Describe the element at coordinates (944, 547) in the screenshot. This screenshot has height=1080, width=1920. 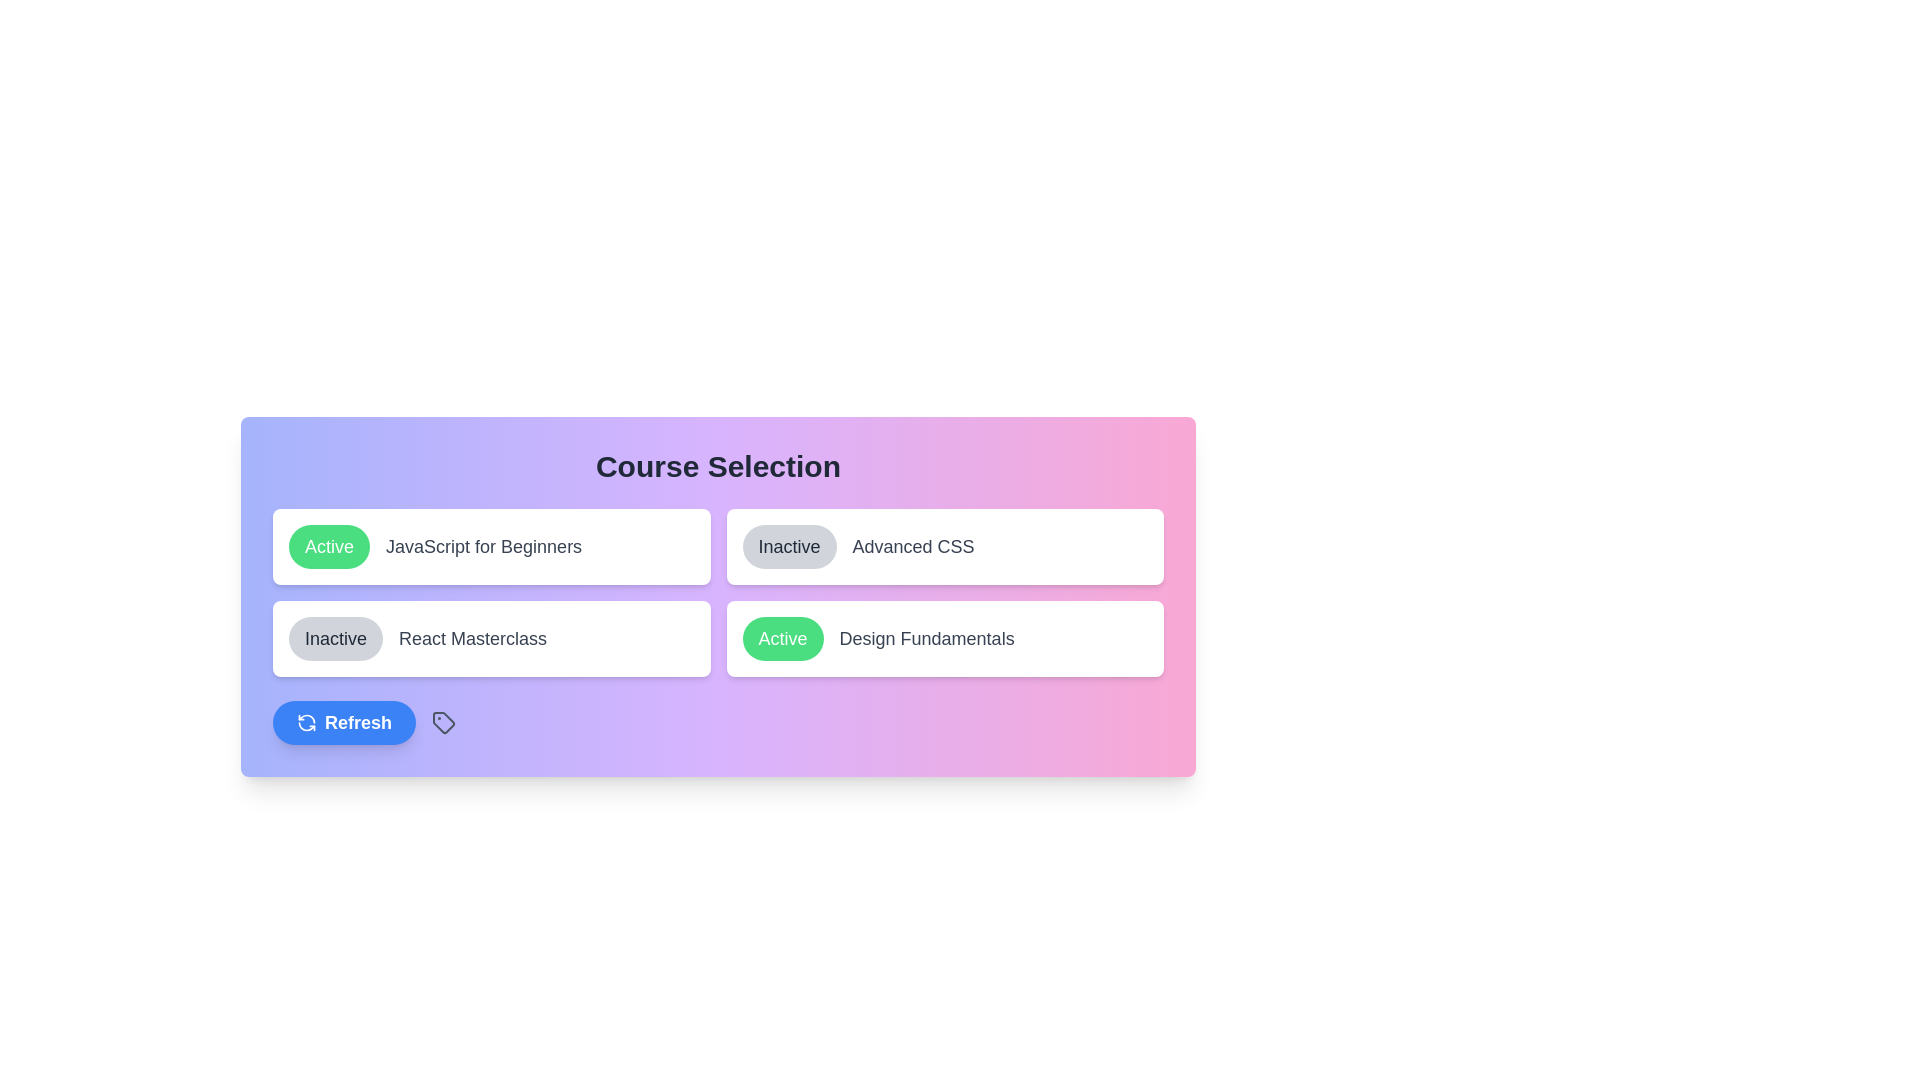
I see `the Informational tile labeled 'Advanced CSS' which has a rounded button labeled 'Inactive' on the left, to interact with adjacent elements` at that location.